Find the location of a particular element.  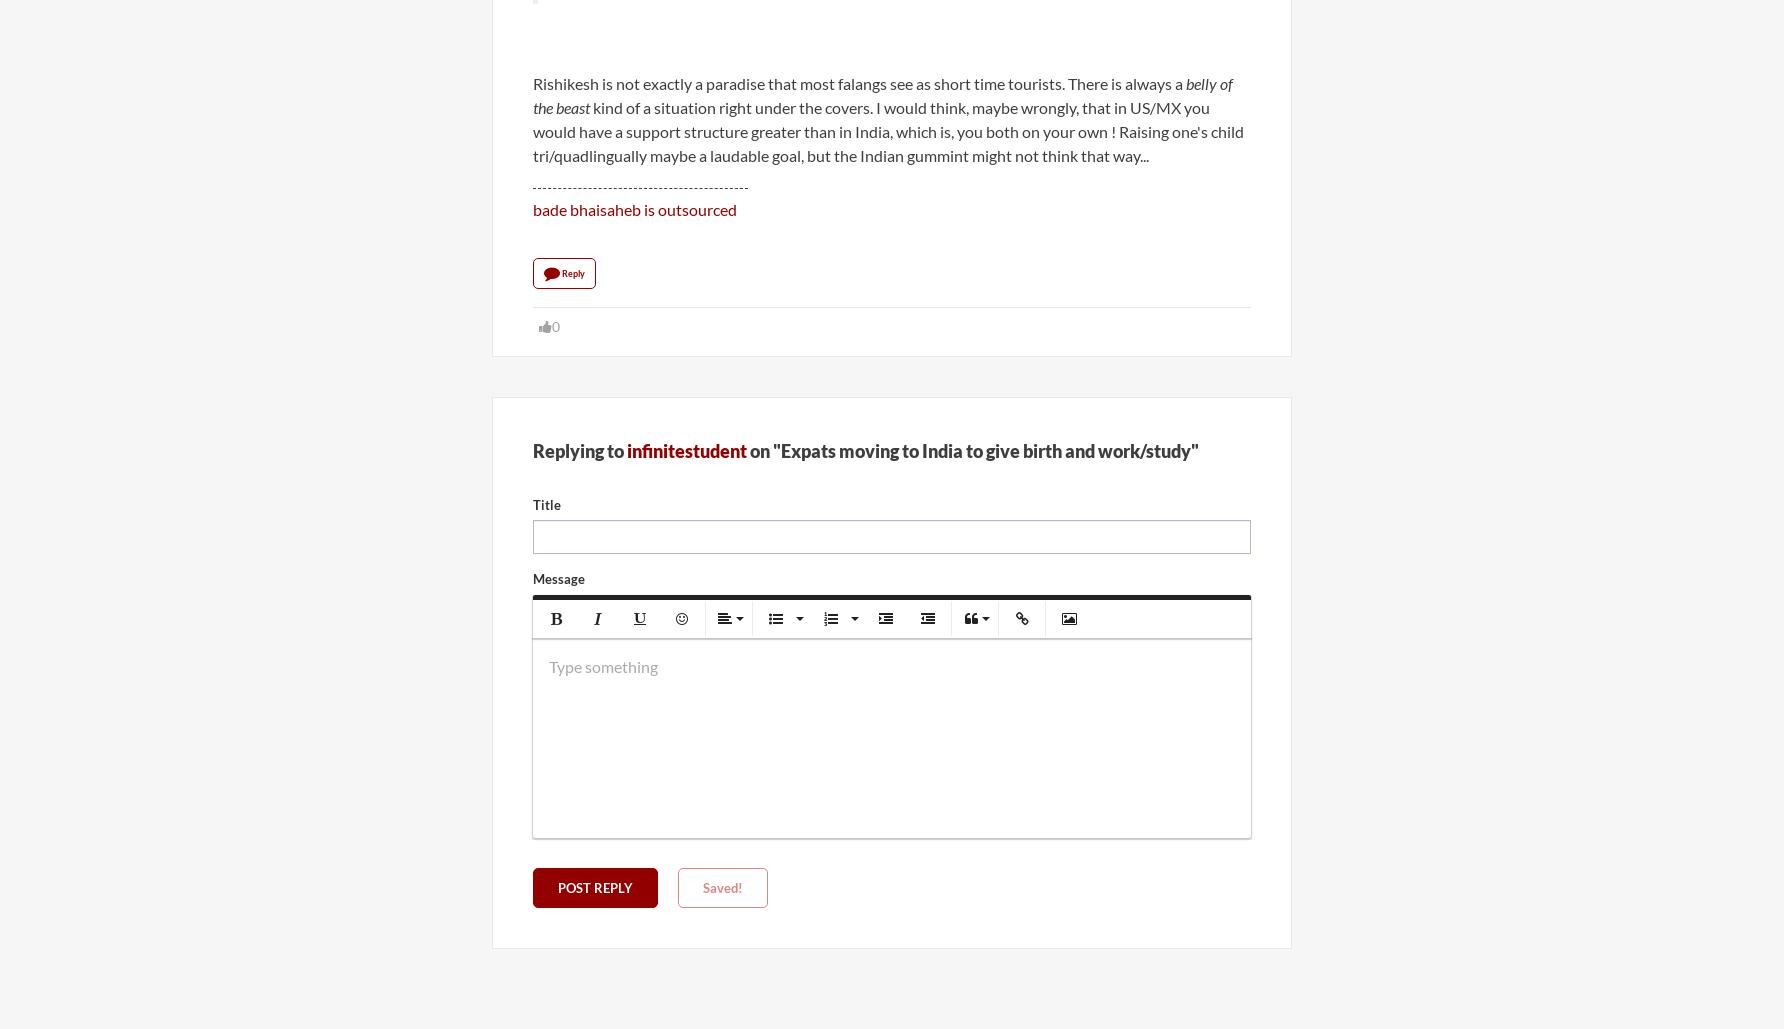

'belly of the beast' is located at coordinates (882, 94).